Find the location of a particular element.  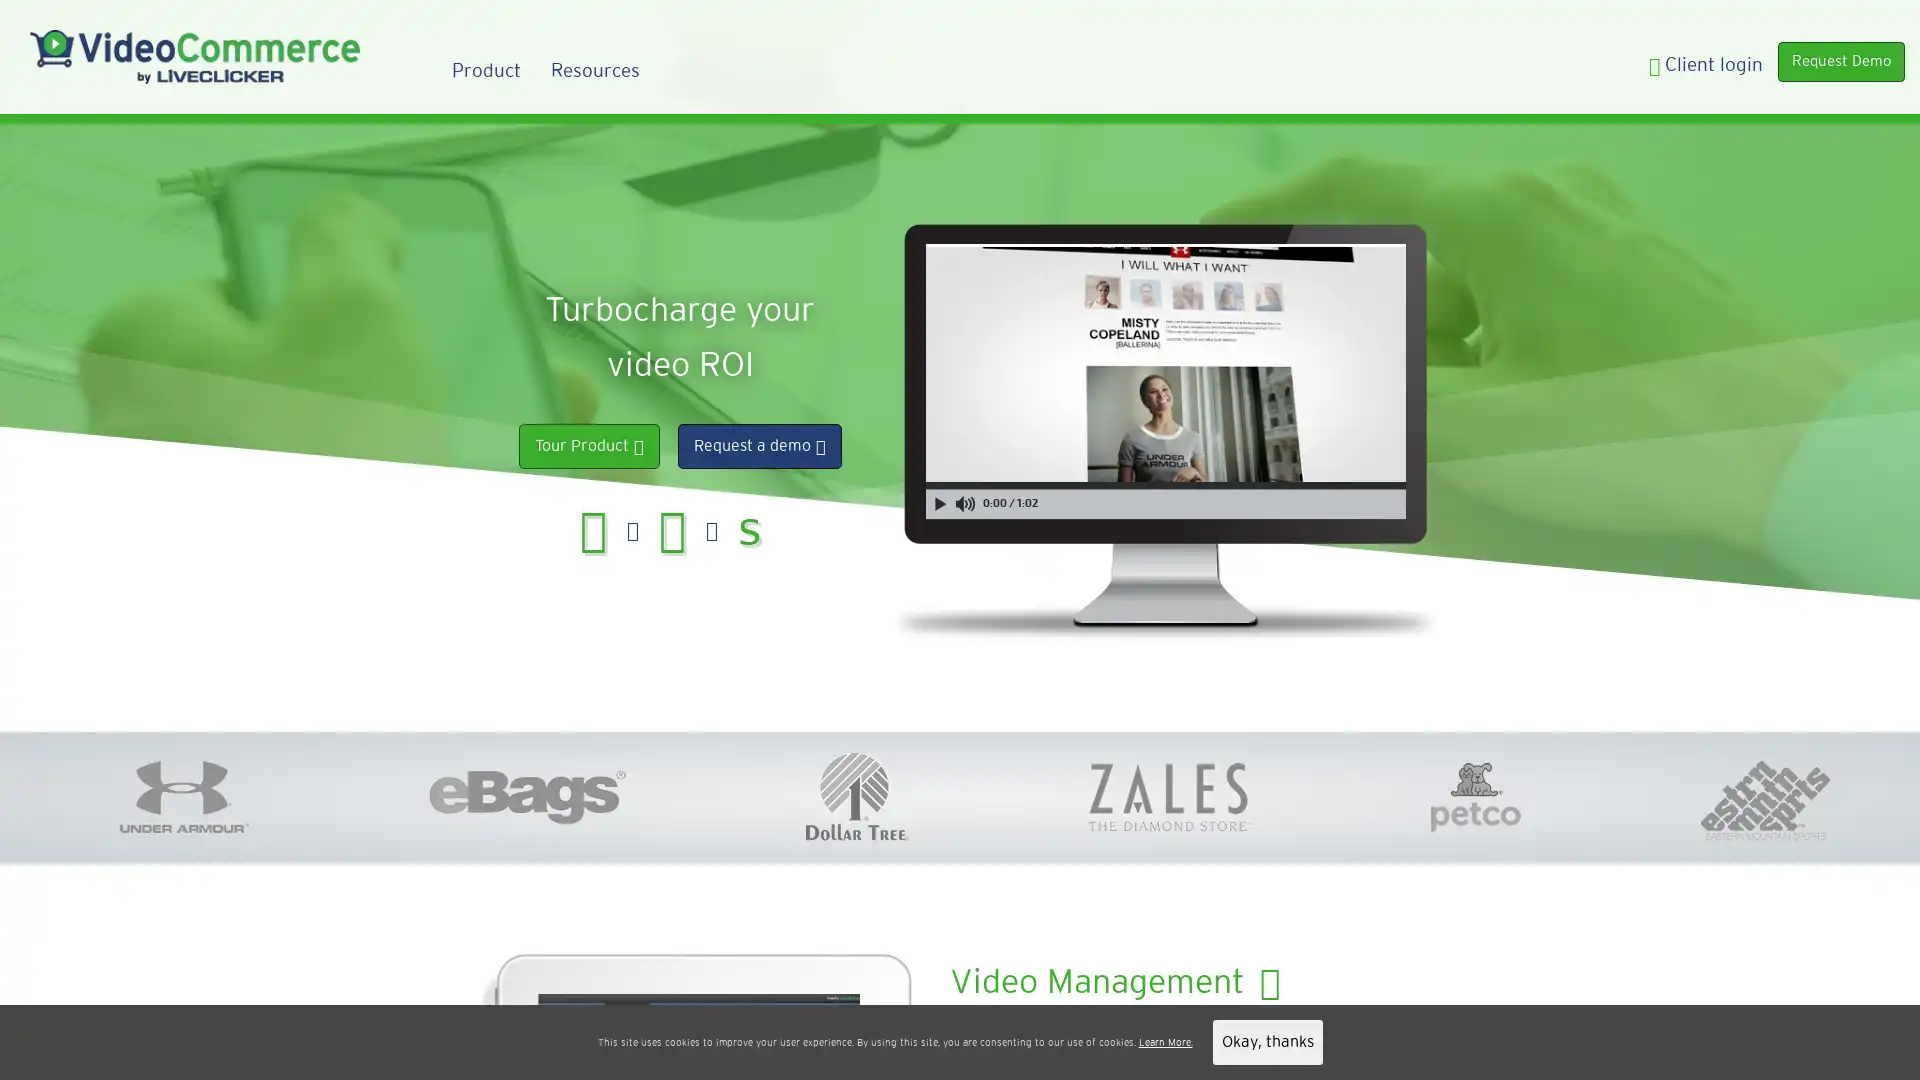

Request Demo is located at coordinates (1836, 62).